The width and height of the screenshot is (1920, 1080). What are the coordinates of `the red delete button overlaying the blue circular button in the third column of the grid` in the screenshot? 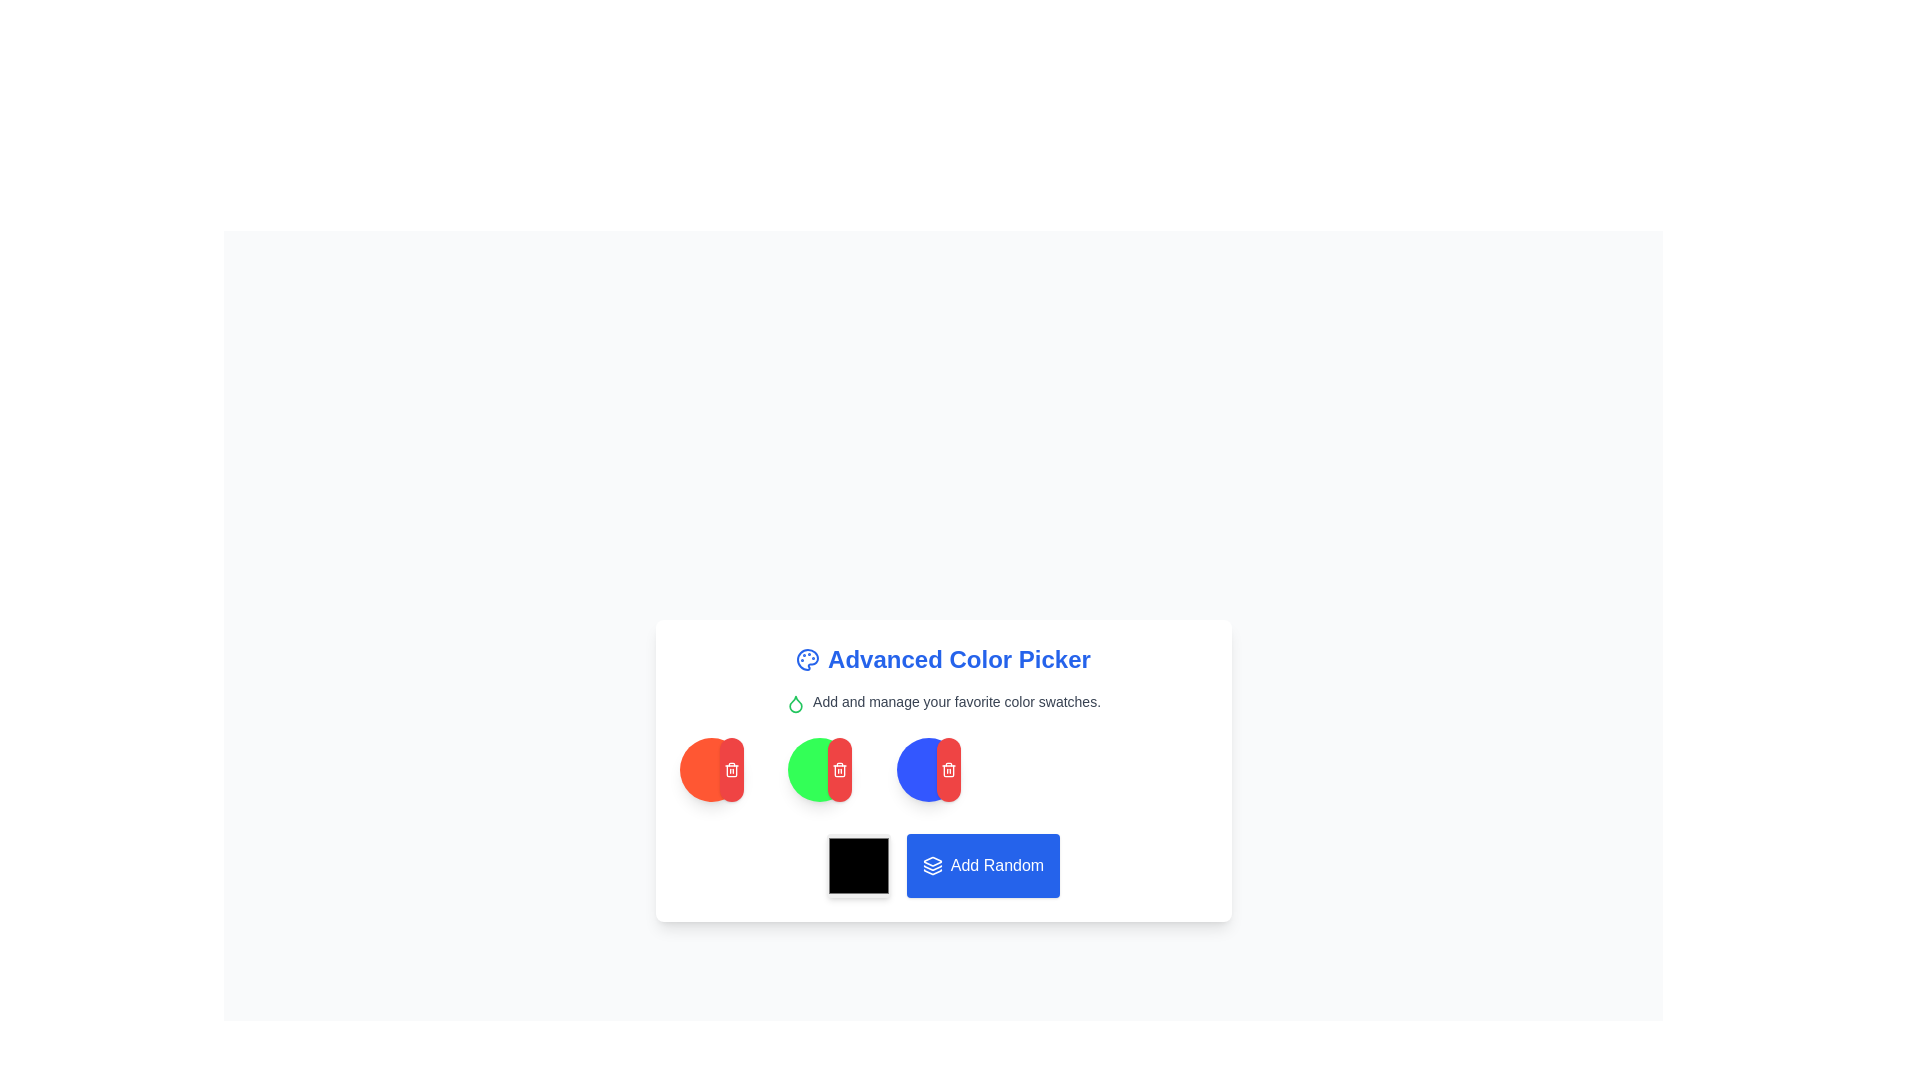 It's located at (928, 768).